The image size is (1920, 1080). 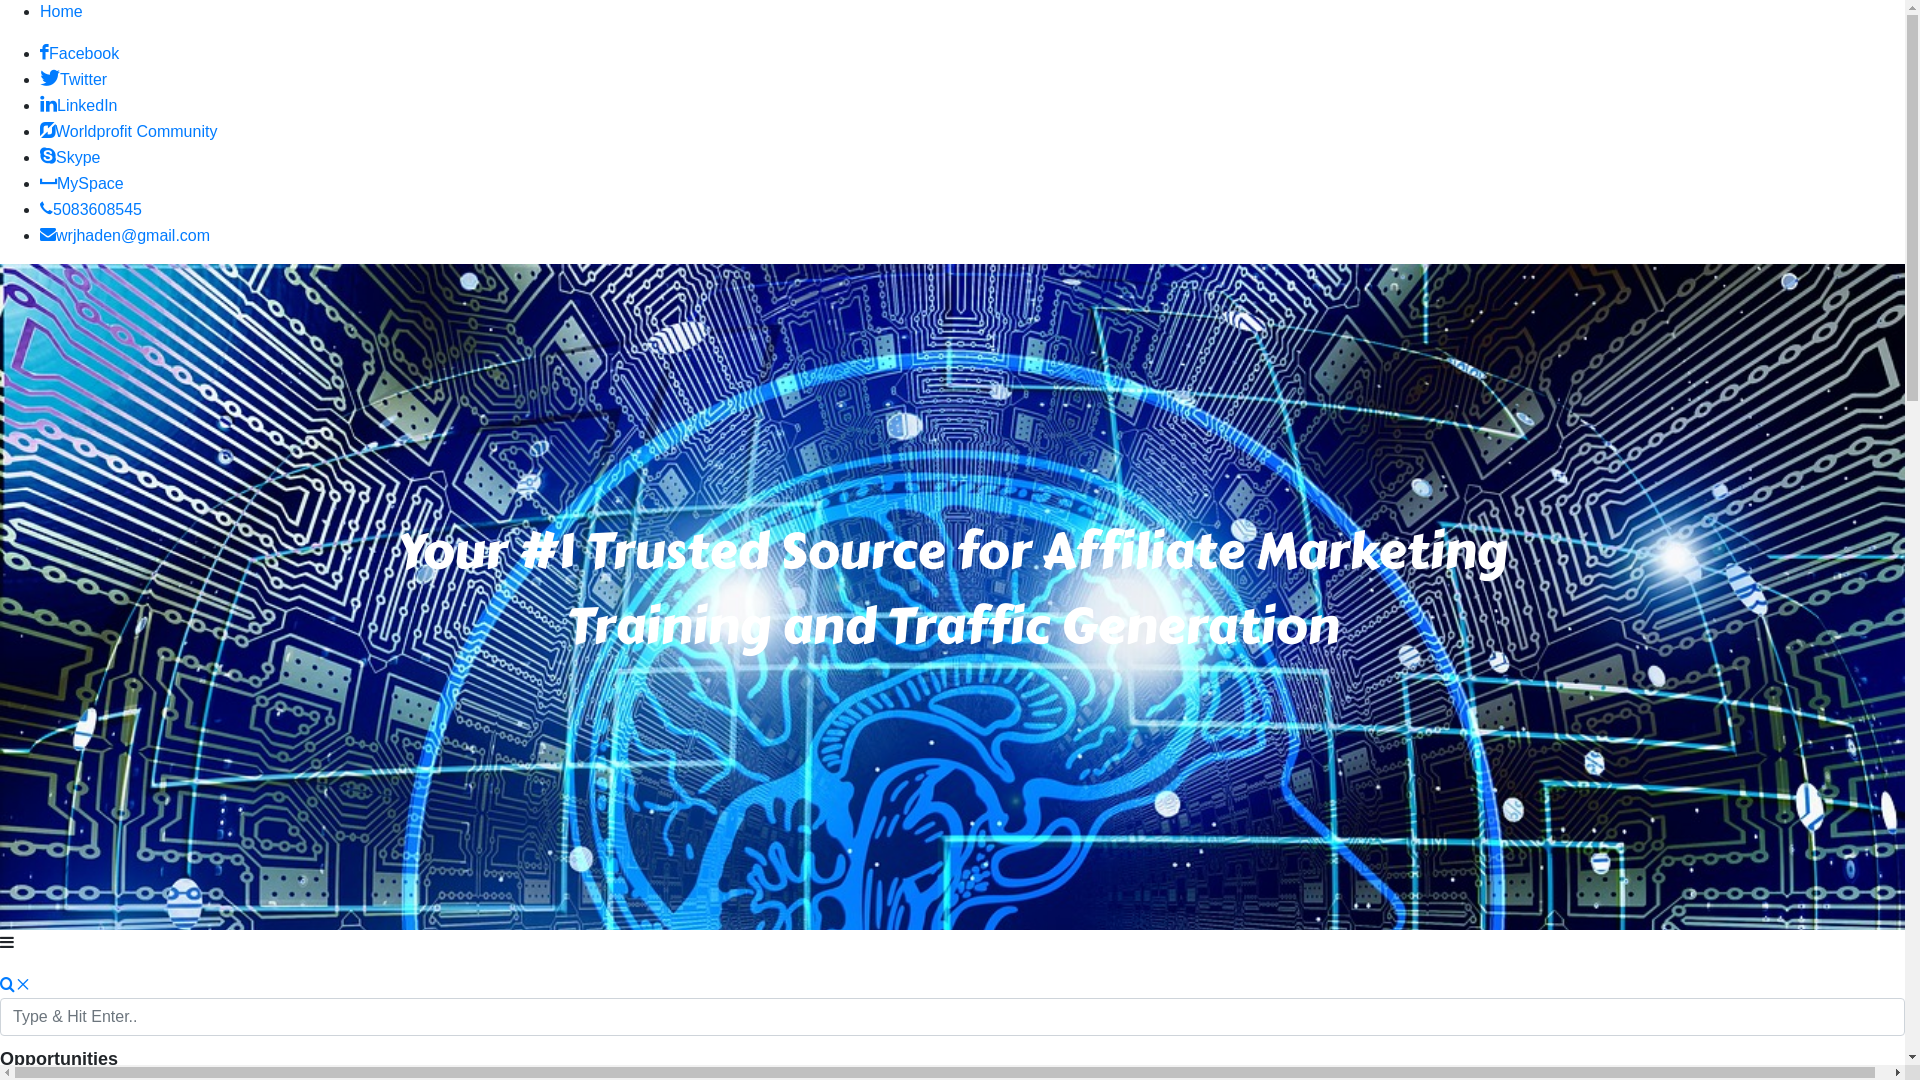 I want to click on 'Facebook', so click(x=79, y=52).